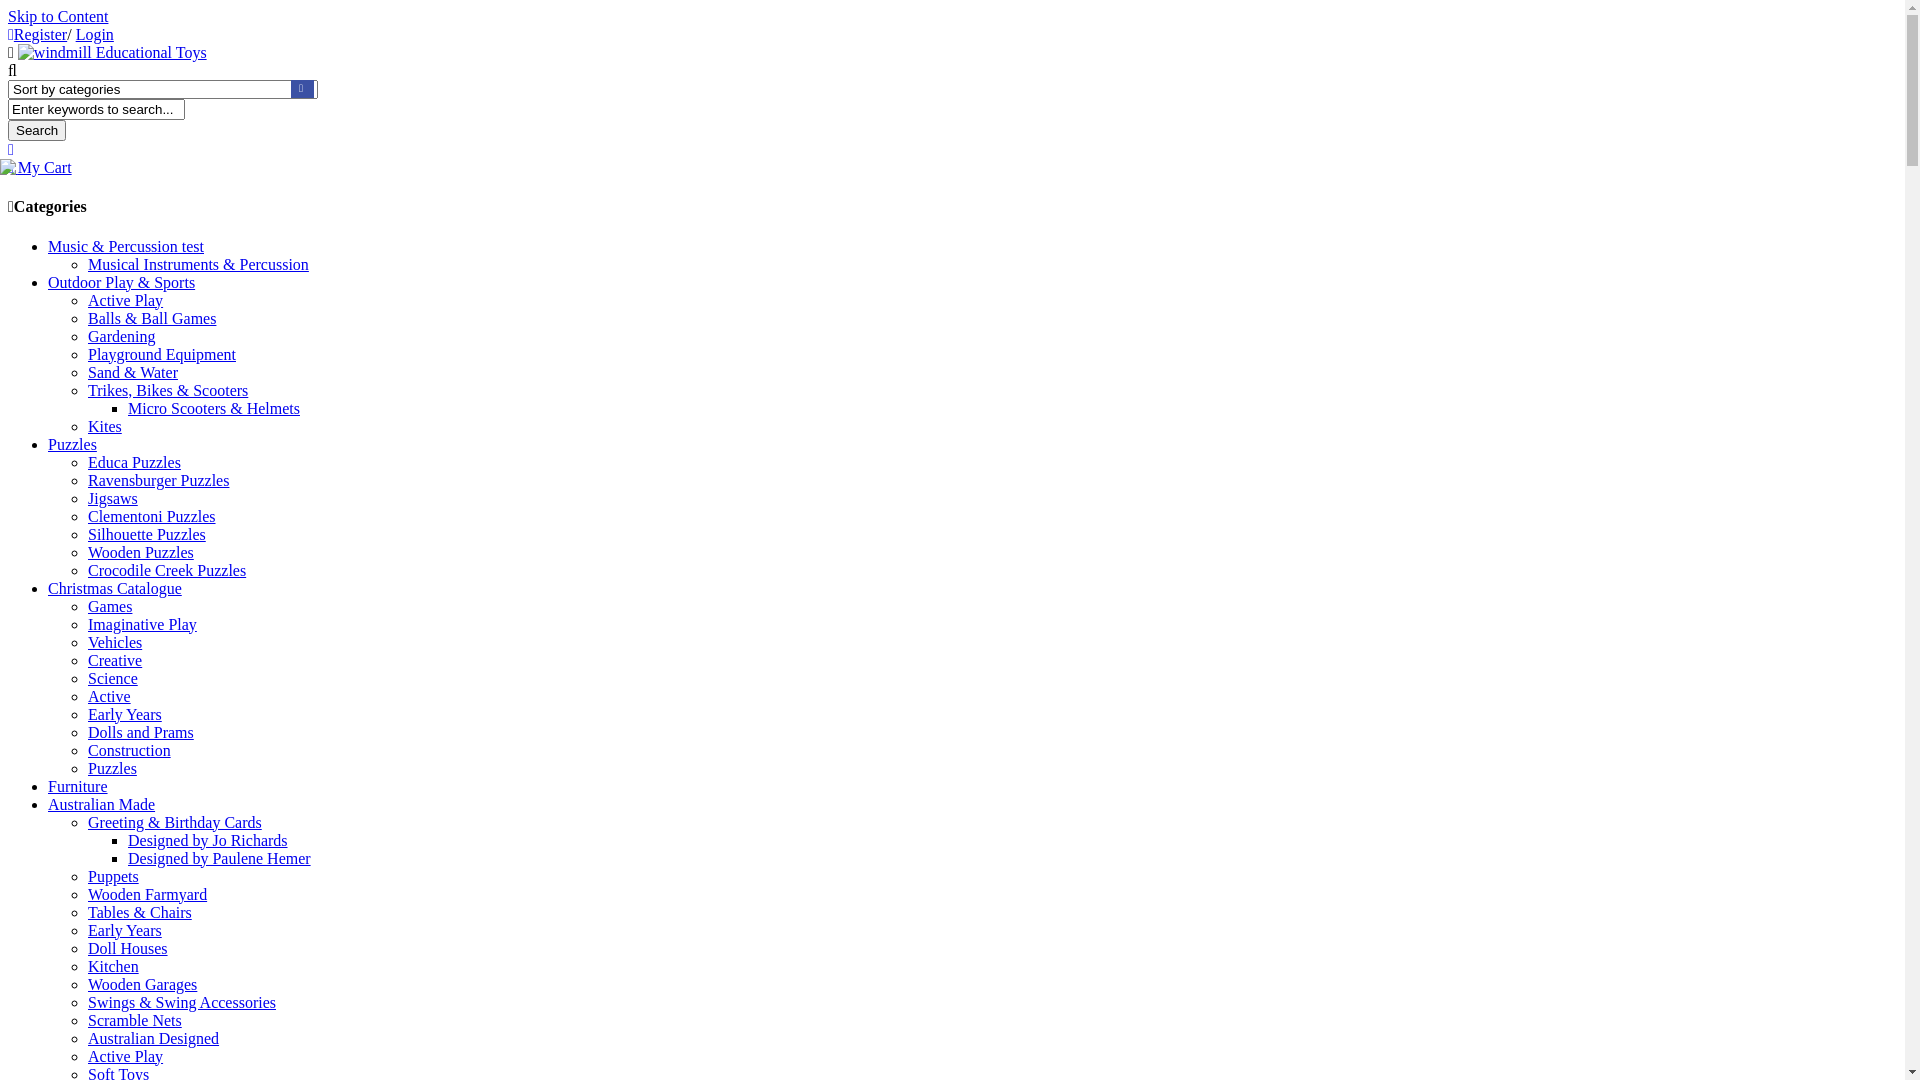 The height and width of the screenshot is (1080, 1920). I want to click on 'Ravensburger Puzzles', so click(157, 480).